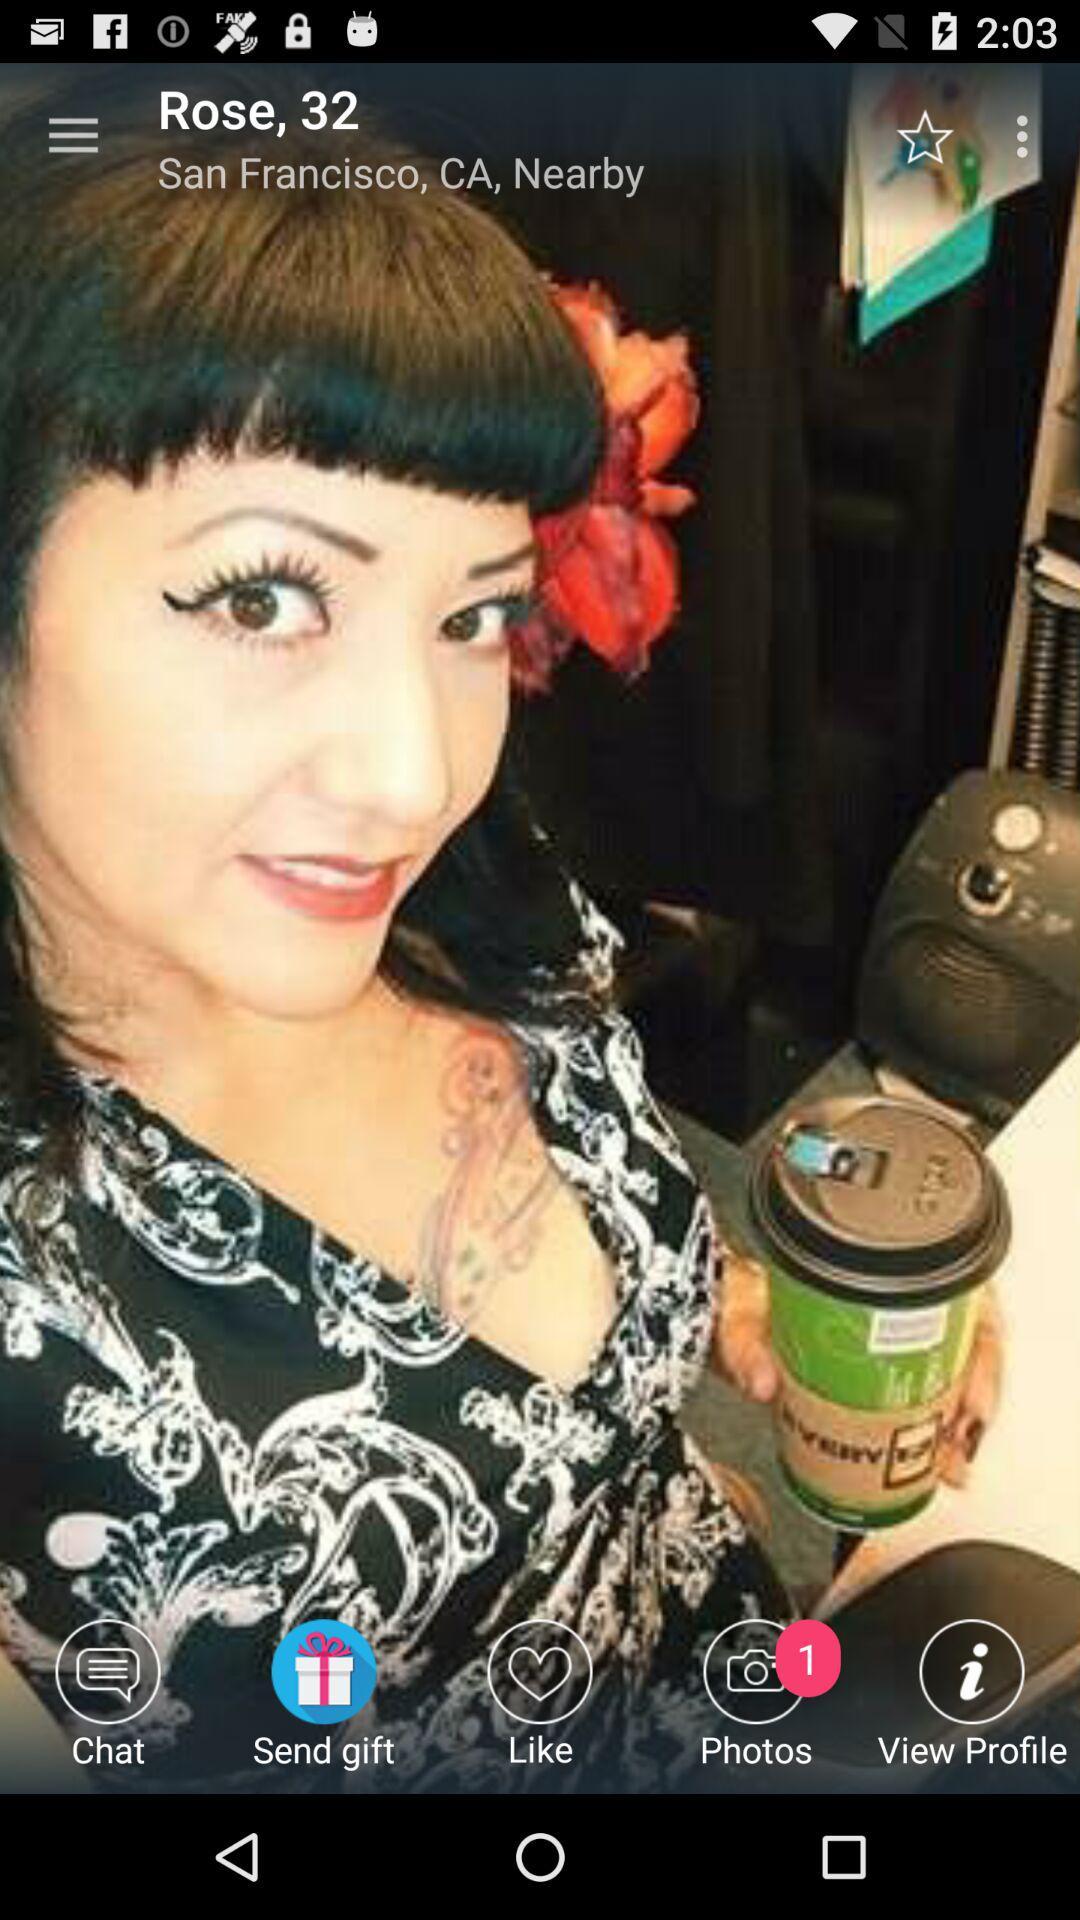 The image size is (1080, 1920). What do you see at coordinates (72, 135) in the screenshot?
I see `the item next to rose, 32 icon` at bounding box center [72, 135].